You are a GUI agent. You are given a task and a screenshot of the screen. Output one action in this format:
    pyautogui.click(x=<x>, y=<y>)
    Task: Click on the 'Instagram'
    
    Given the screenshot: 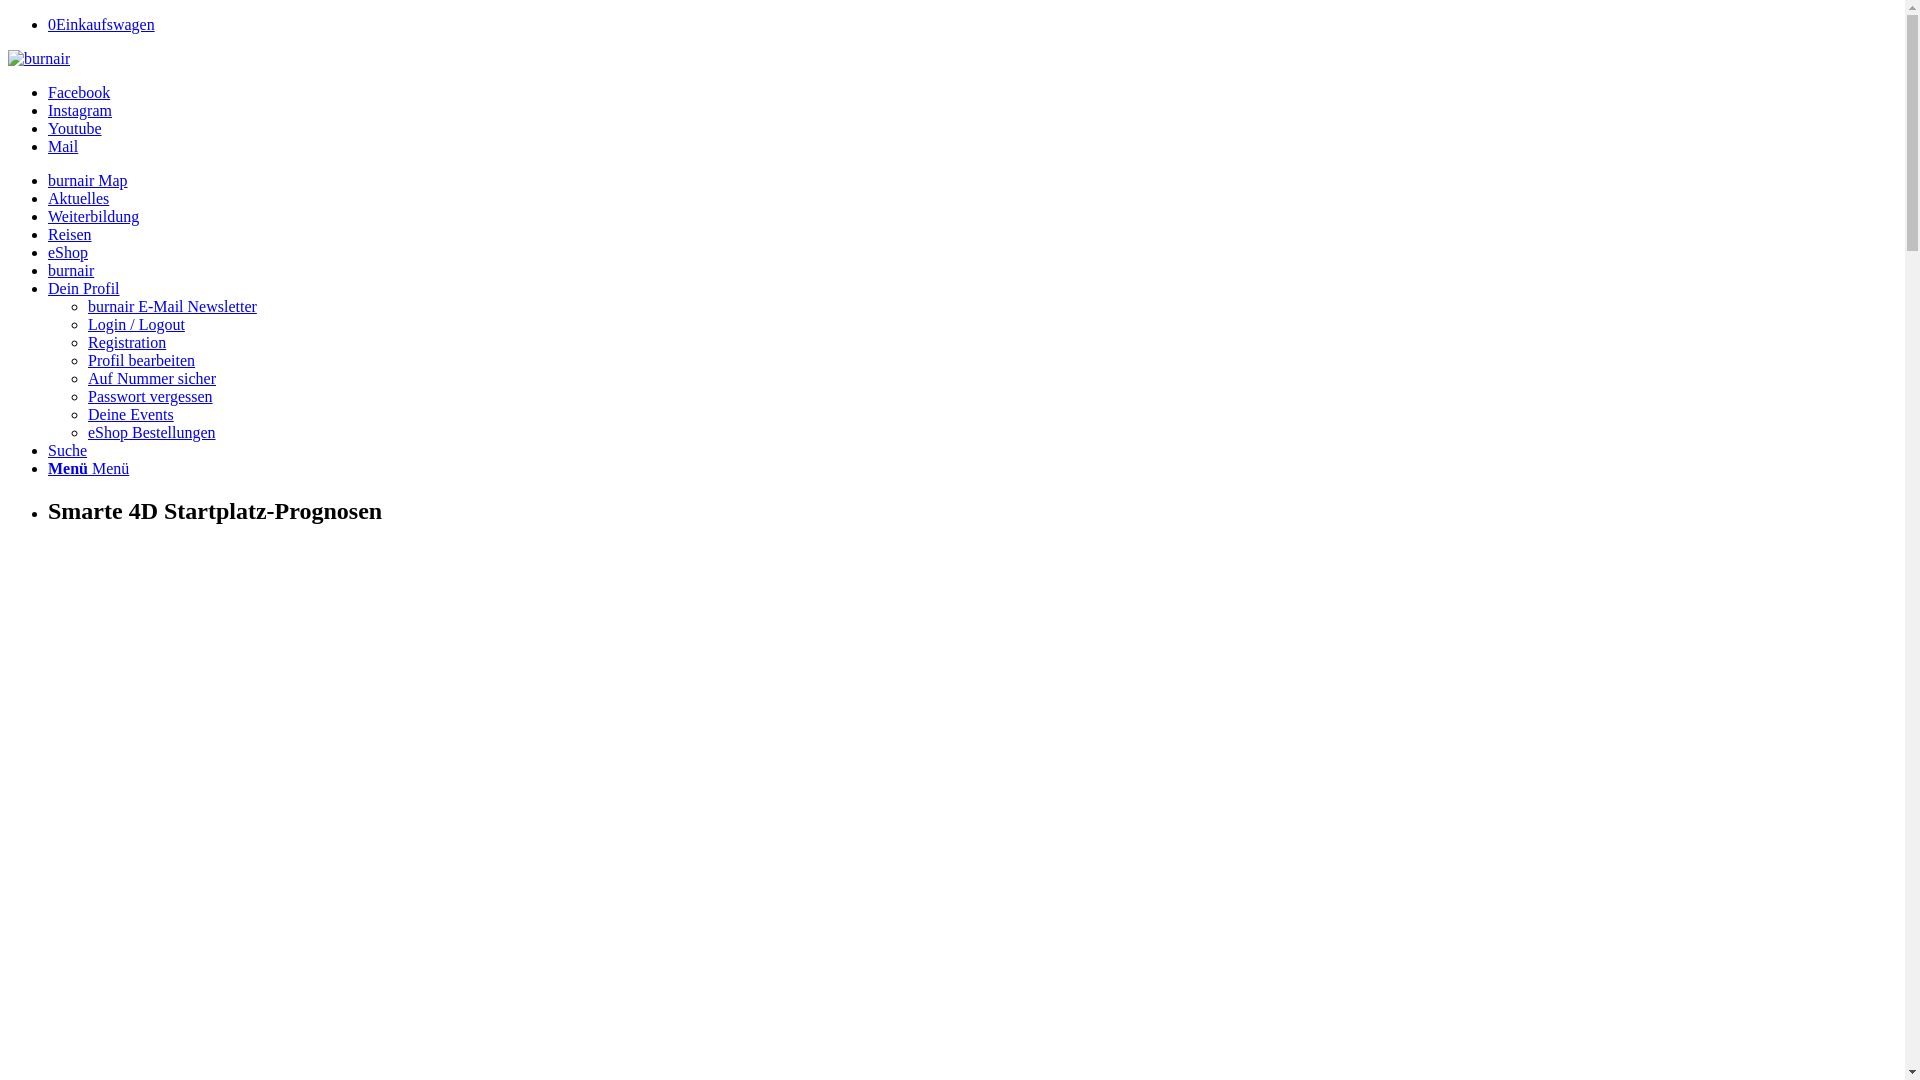 What is the action you would take?
    pyautogui.click(x=80, y=110)
    